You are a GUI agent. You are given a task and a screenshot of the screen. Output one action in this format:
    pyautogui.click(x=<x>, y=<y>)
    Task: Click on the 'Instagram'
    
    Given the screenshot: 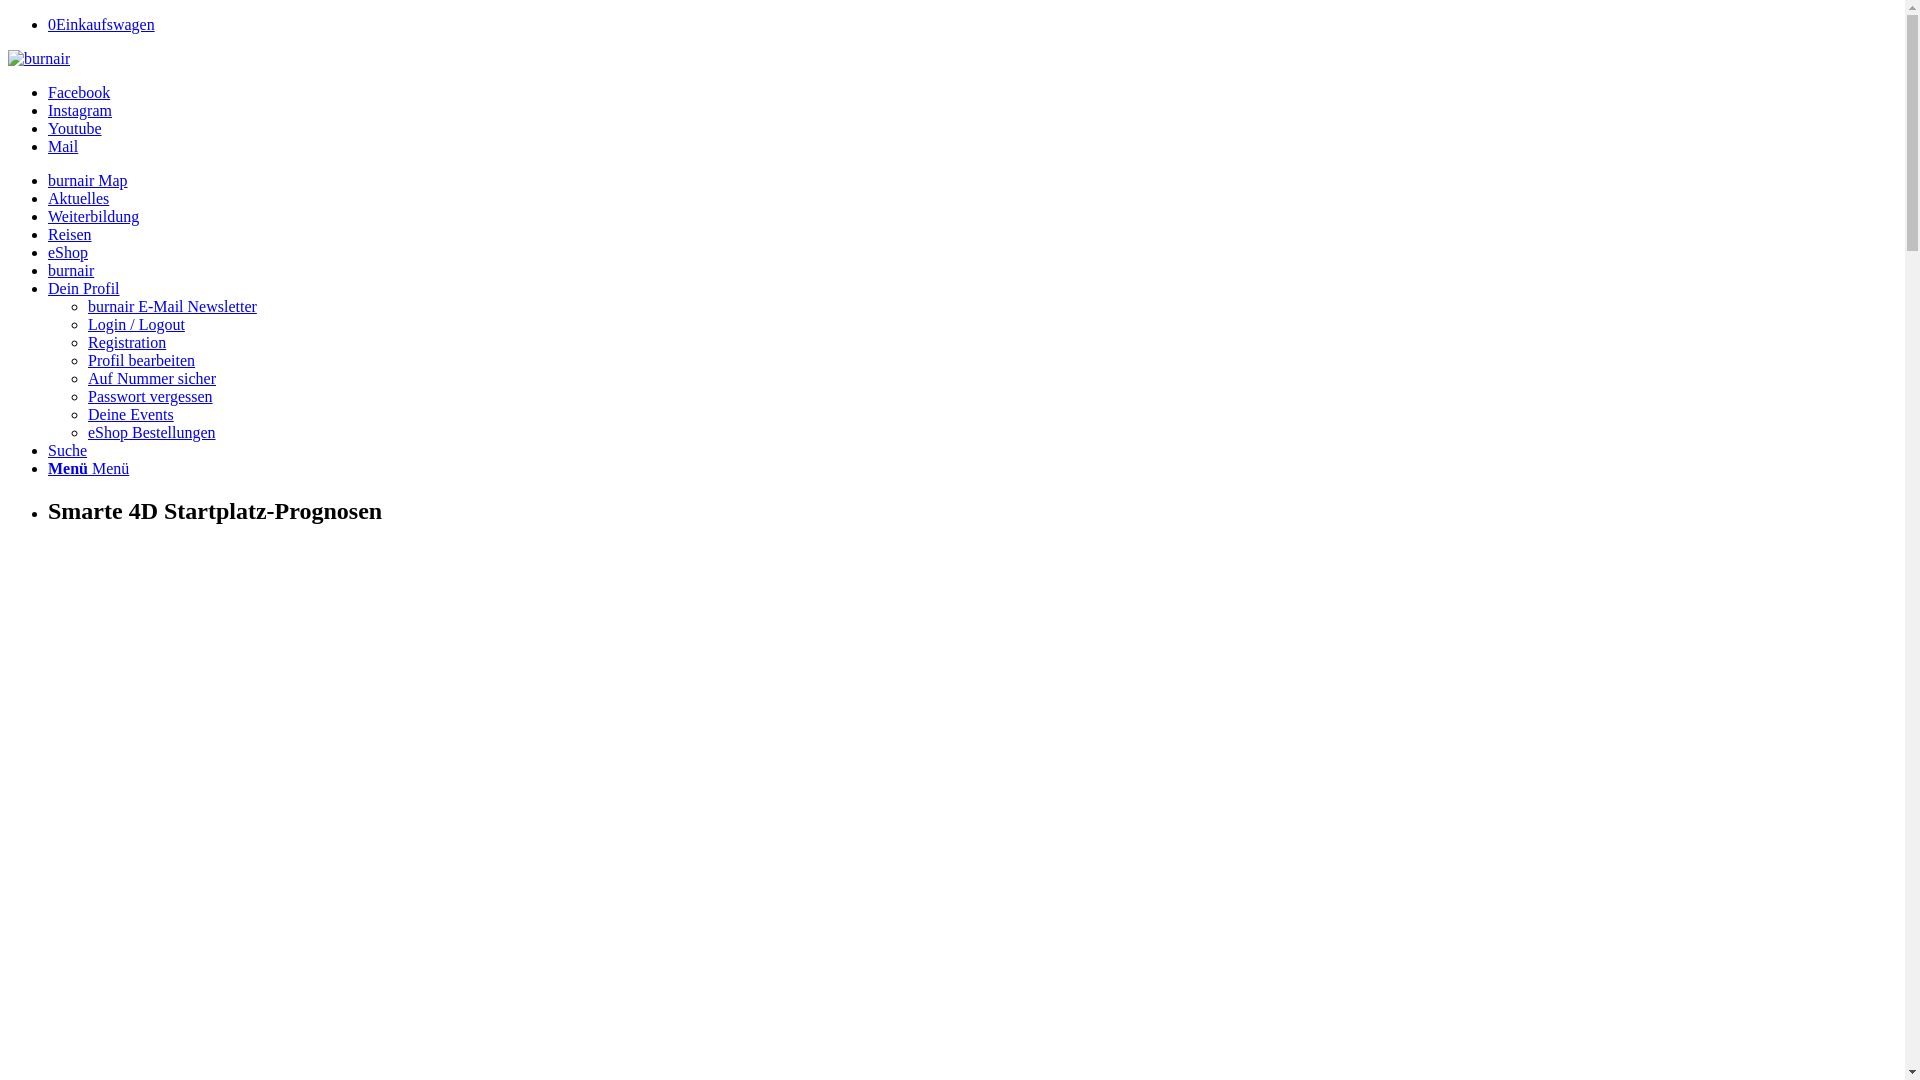 What is the action you would take?
    pyautogui.click(x=80, y=110)
    